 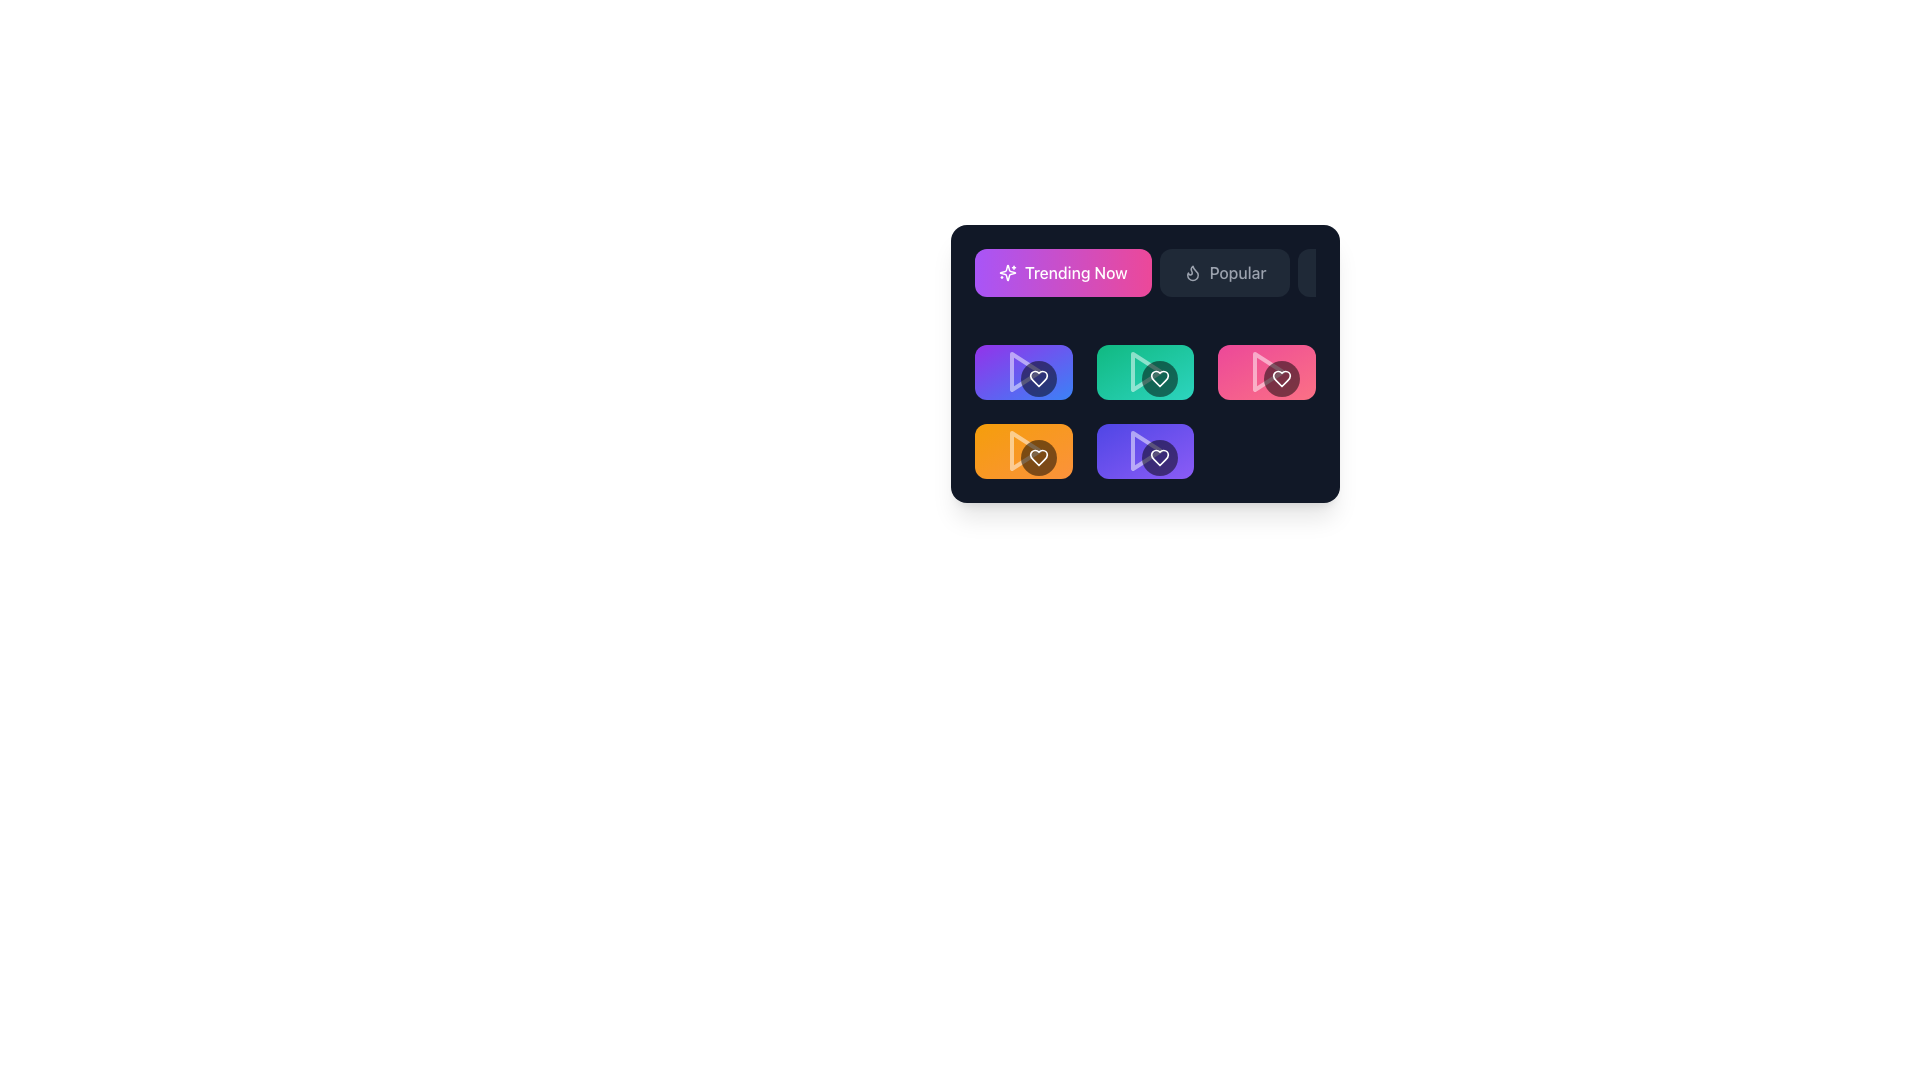 What do you see at coordinates (1023, 451) in the screenshot?
I see `the play icon located in the second item of the third row within a grid of colorful buttons in the bottom-left rectangle` at bounding box center [1023, 451].